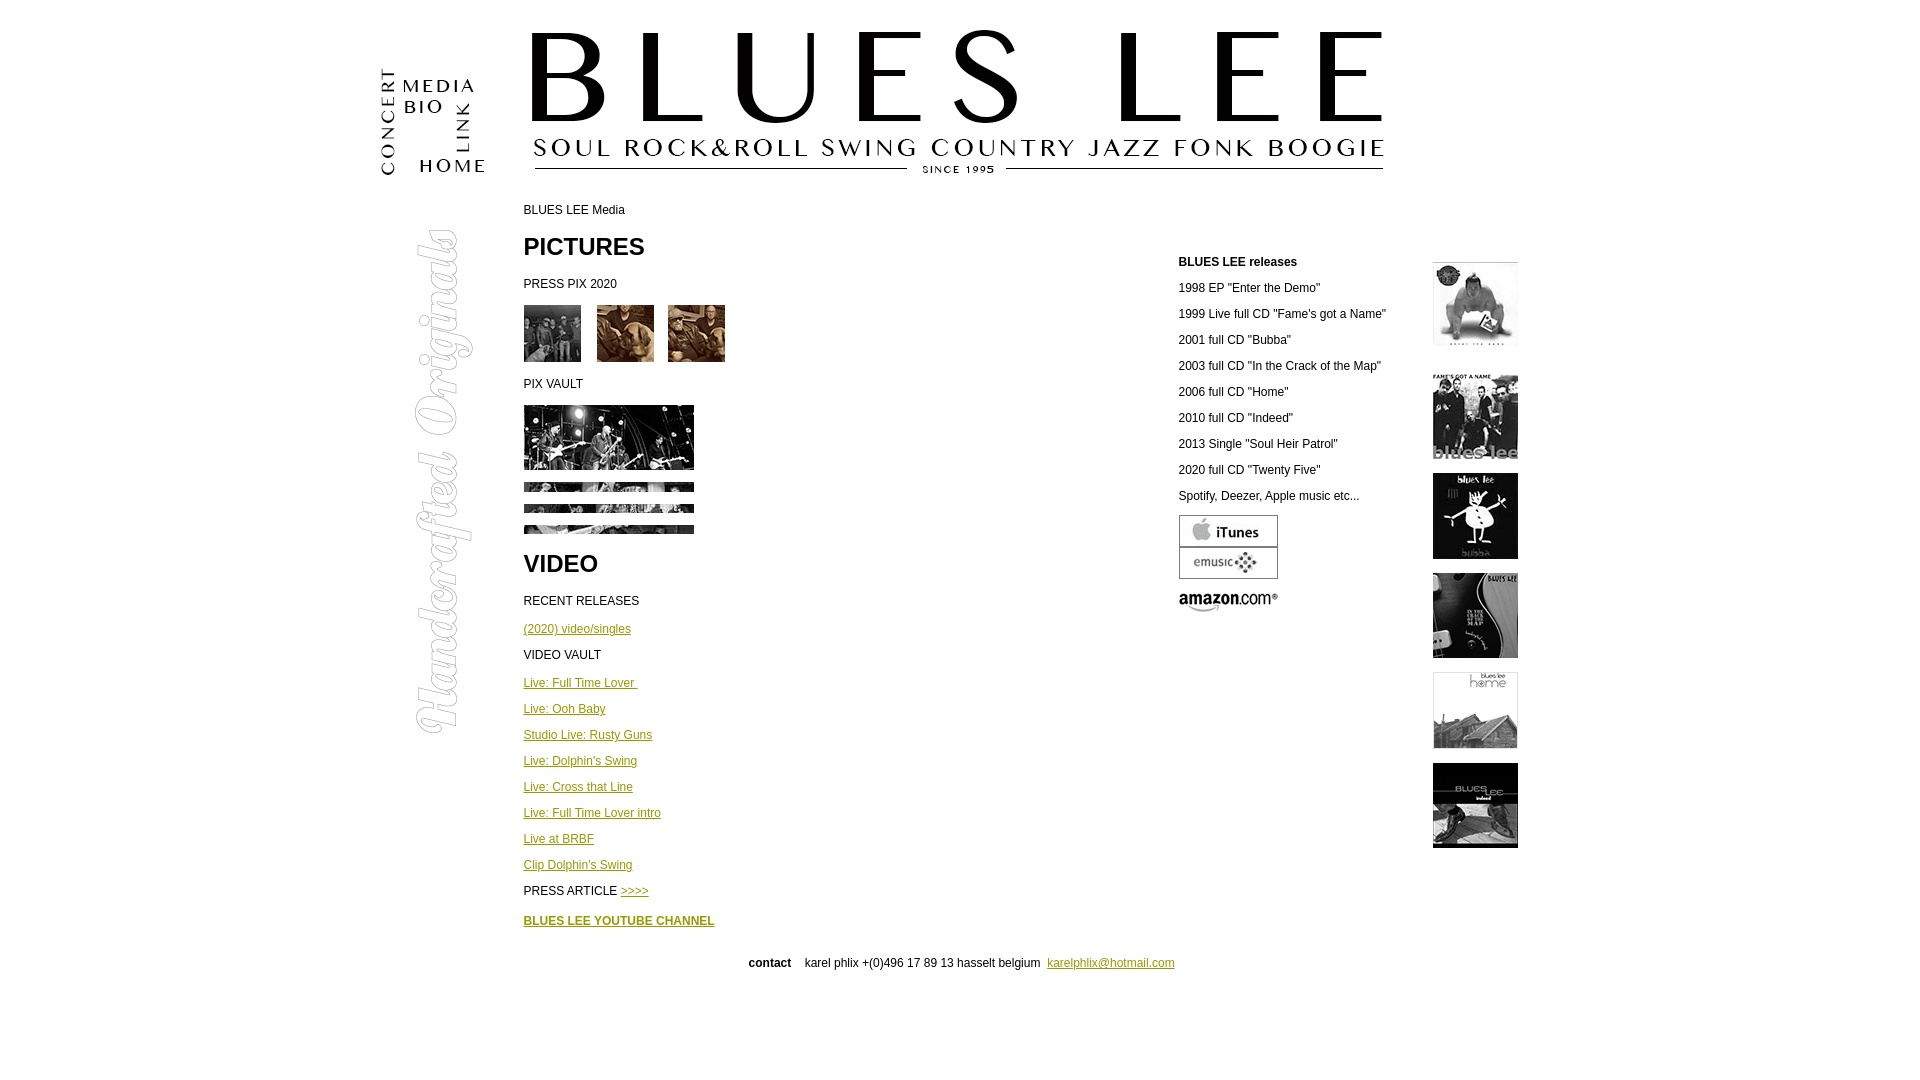 Image resolution: width=1920 pixels, height=1080 pixels. What do you see at coordinates (523, 627) in the screenshot?
I see `'(2020) video/singles'` at bounding box center [523, 627].